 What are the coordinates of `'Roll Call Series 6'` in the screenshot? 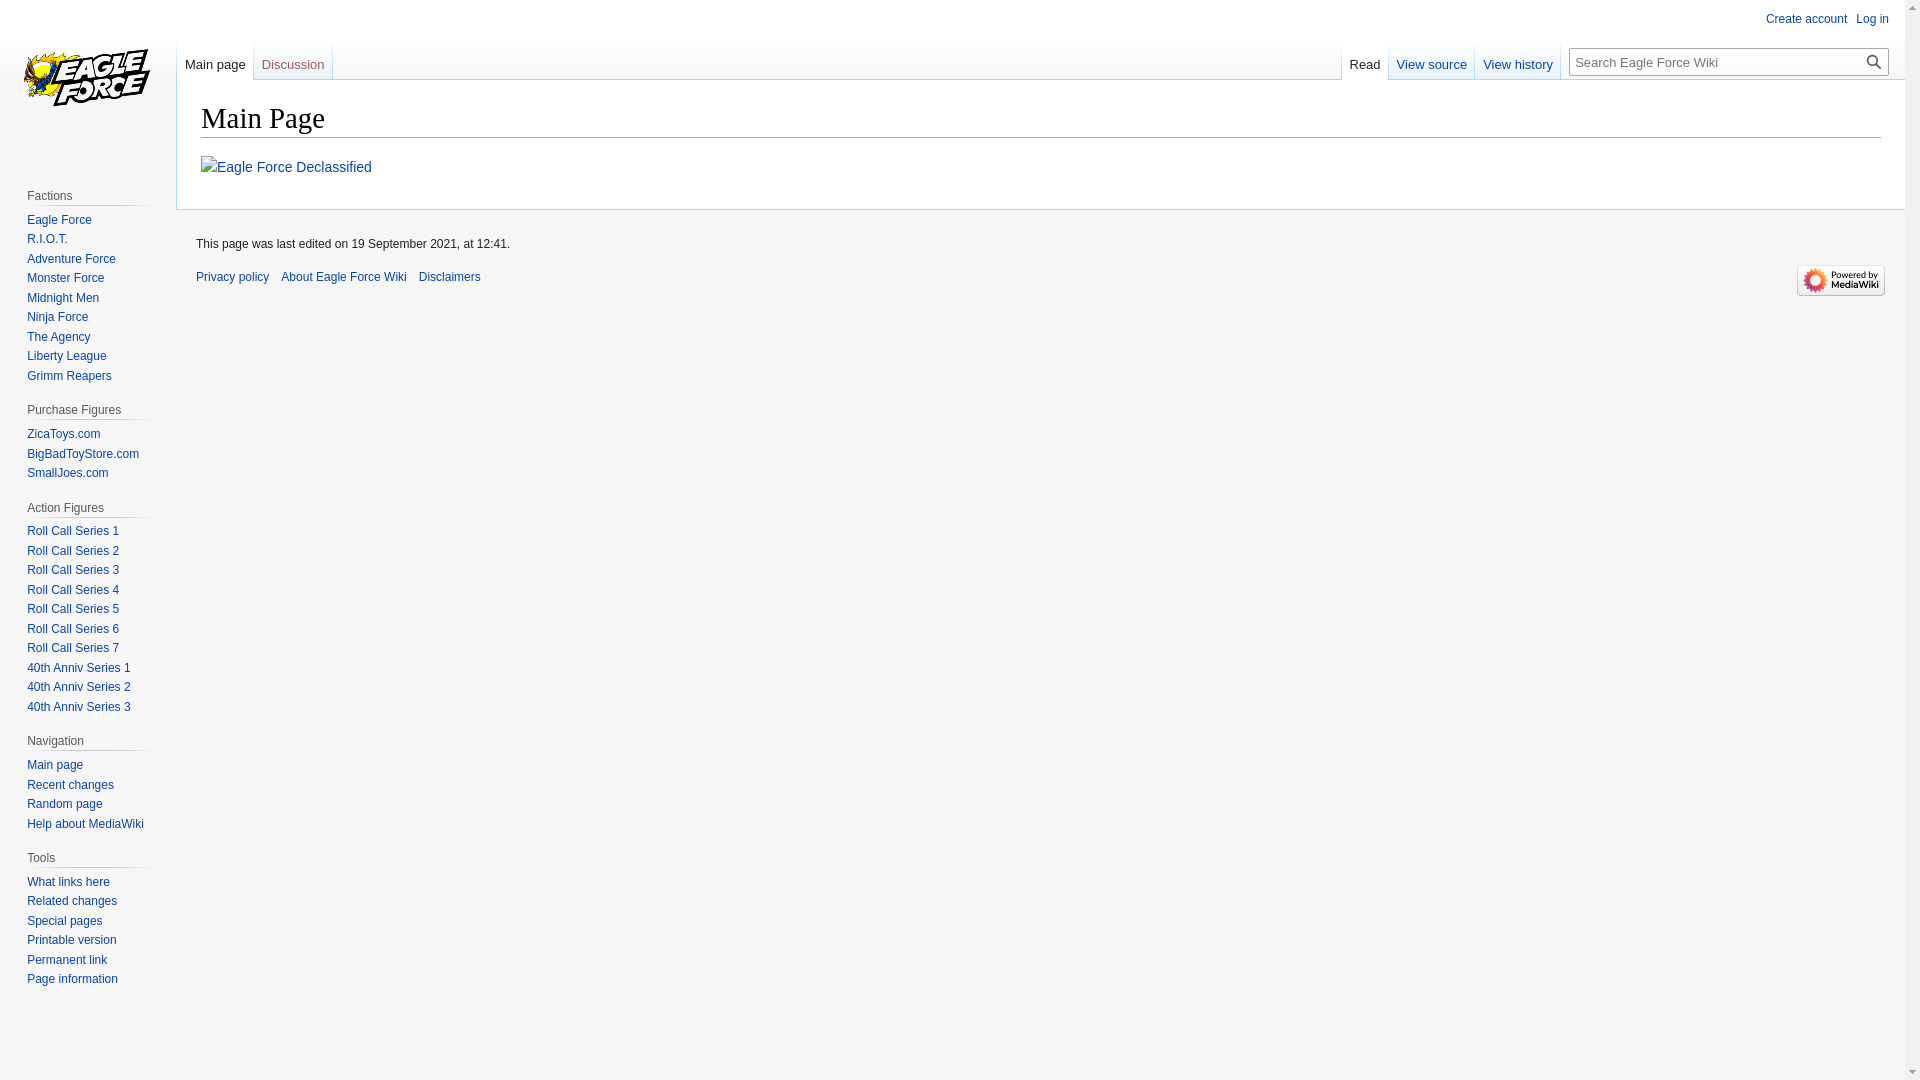 It's located at (72, 627).